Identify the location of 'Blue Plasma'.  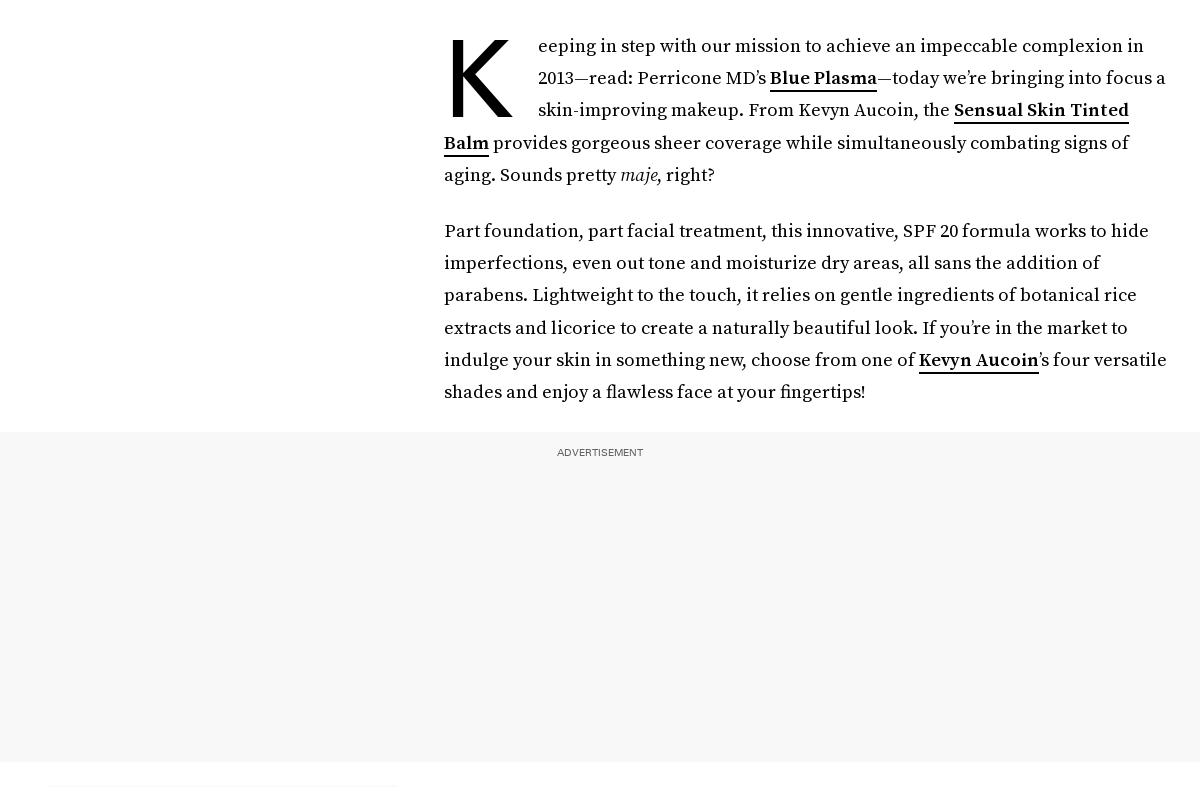
(822, 77).